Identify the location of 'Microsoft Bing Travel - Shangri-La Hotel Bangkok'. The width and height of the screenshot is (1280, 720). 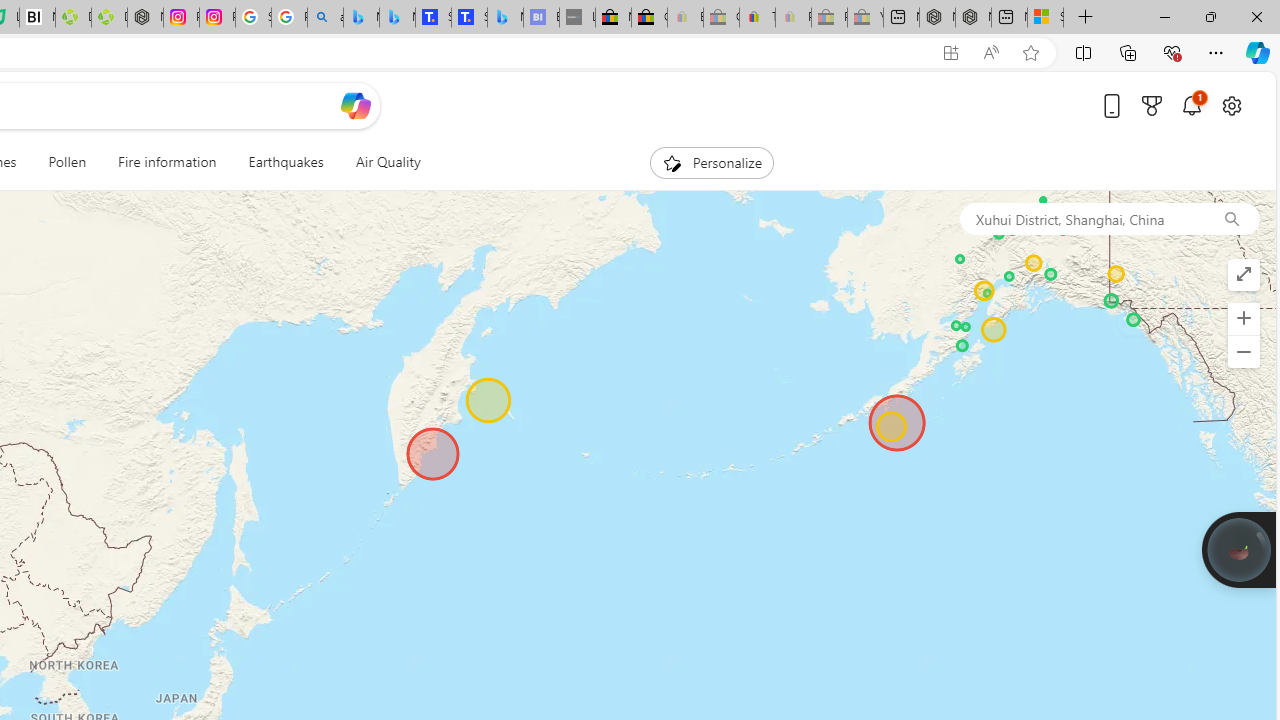
(505, 17).